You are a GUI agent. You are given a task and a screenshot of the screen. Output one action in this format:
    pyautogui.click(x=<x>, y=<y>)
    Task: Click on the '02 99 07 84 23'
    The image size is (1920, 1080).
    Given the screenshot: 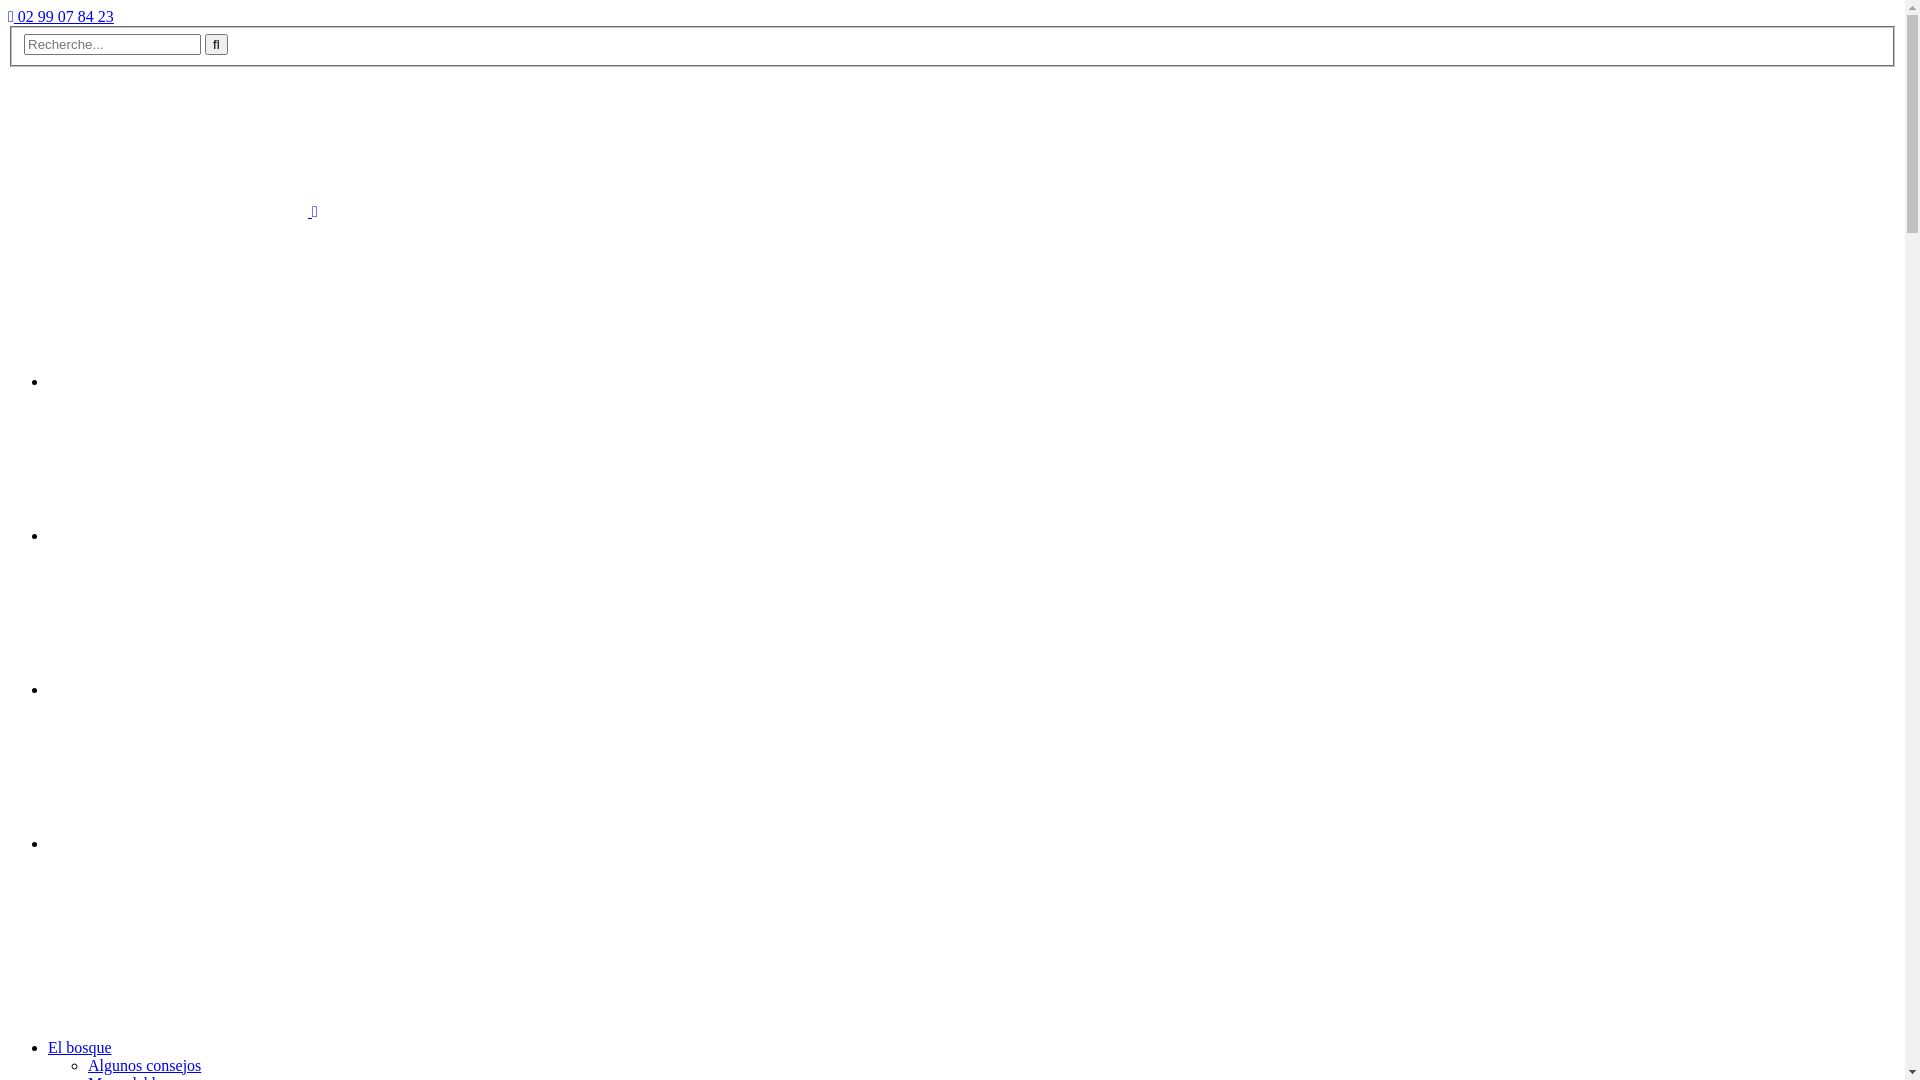 What is the action you would take?
    pyautogui.click(x=61, y=16)
    